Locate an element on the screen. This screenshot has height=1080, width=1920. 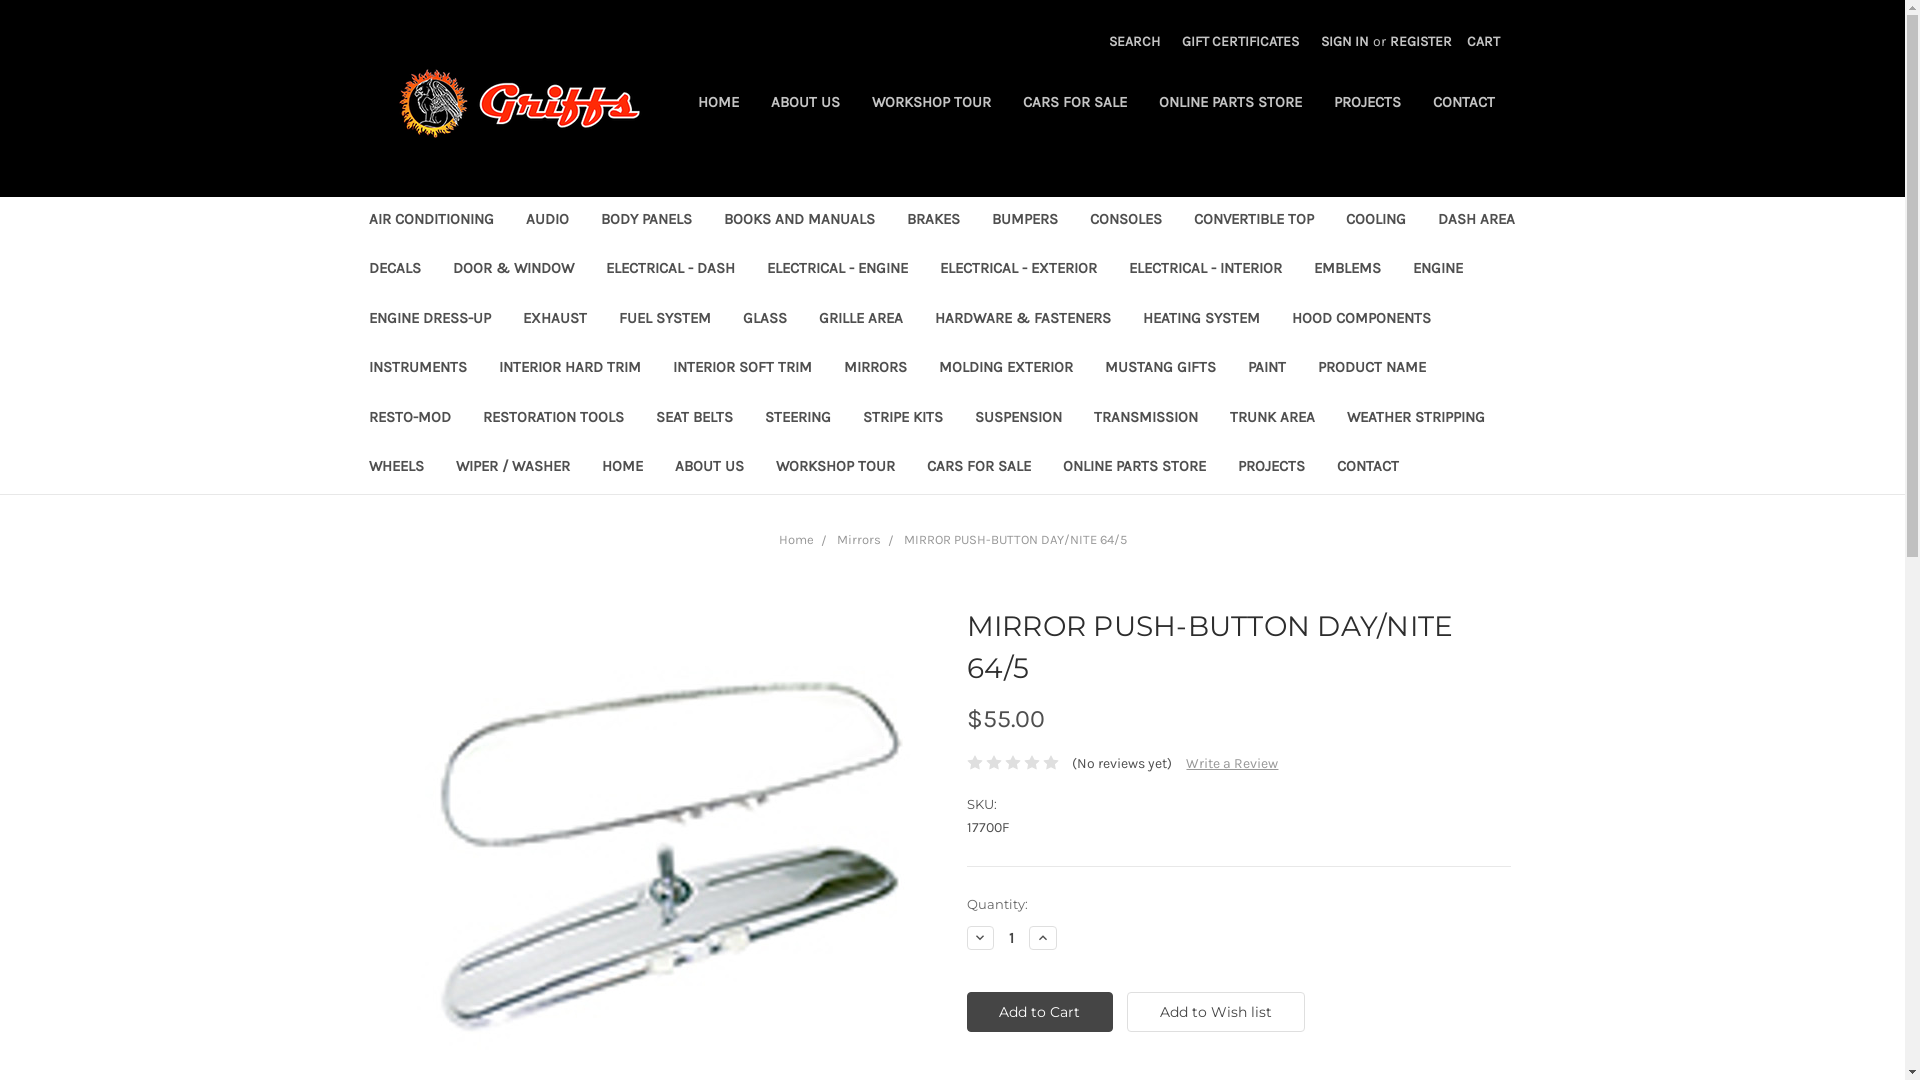
'DECALS' is located at coordinates (393, 270).